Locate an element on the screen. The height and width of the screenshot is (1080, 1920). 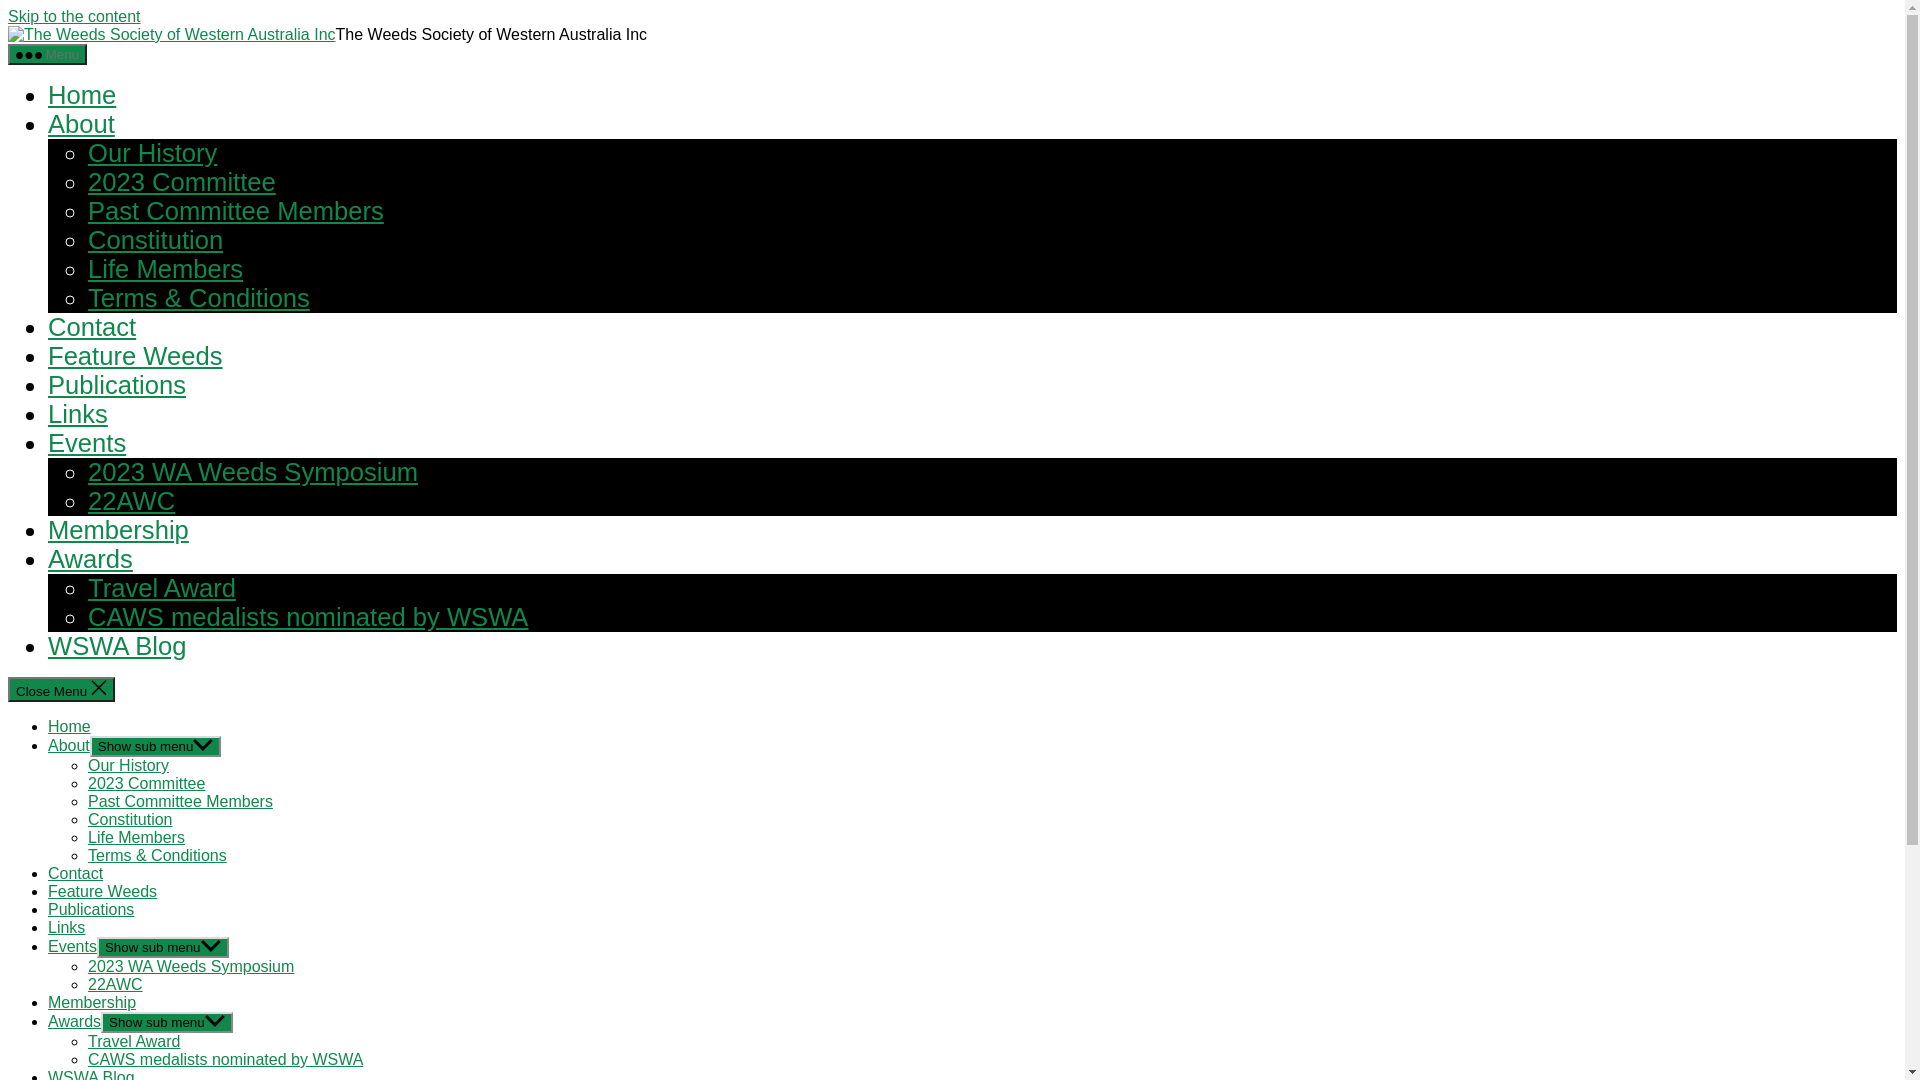
'Events' is located at coordinates (85, 442).